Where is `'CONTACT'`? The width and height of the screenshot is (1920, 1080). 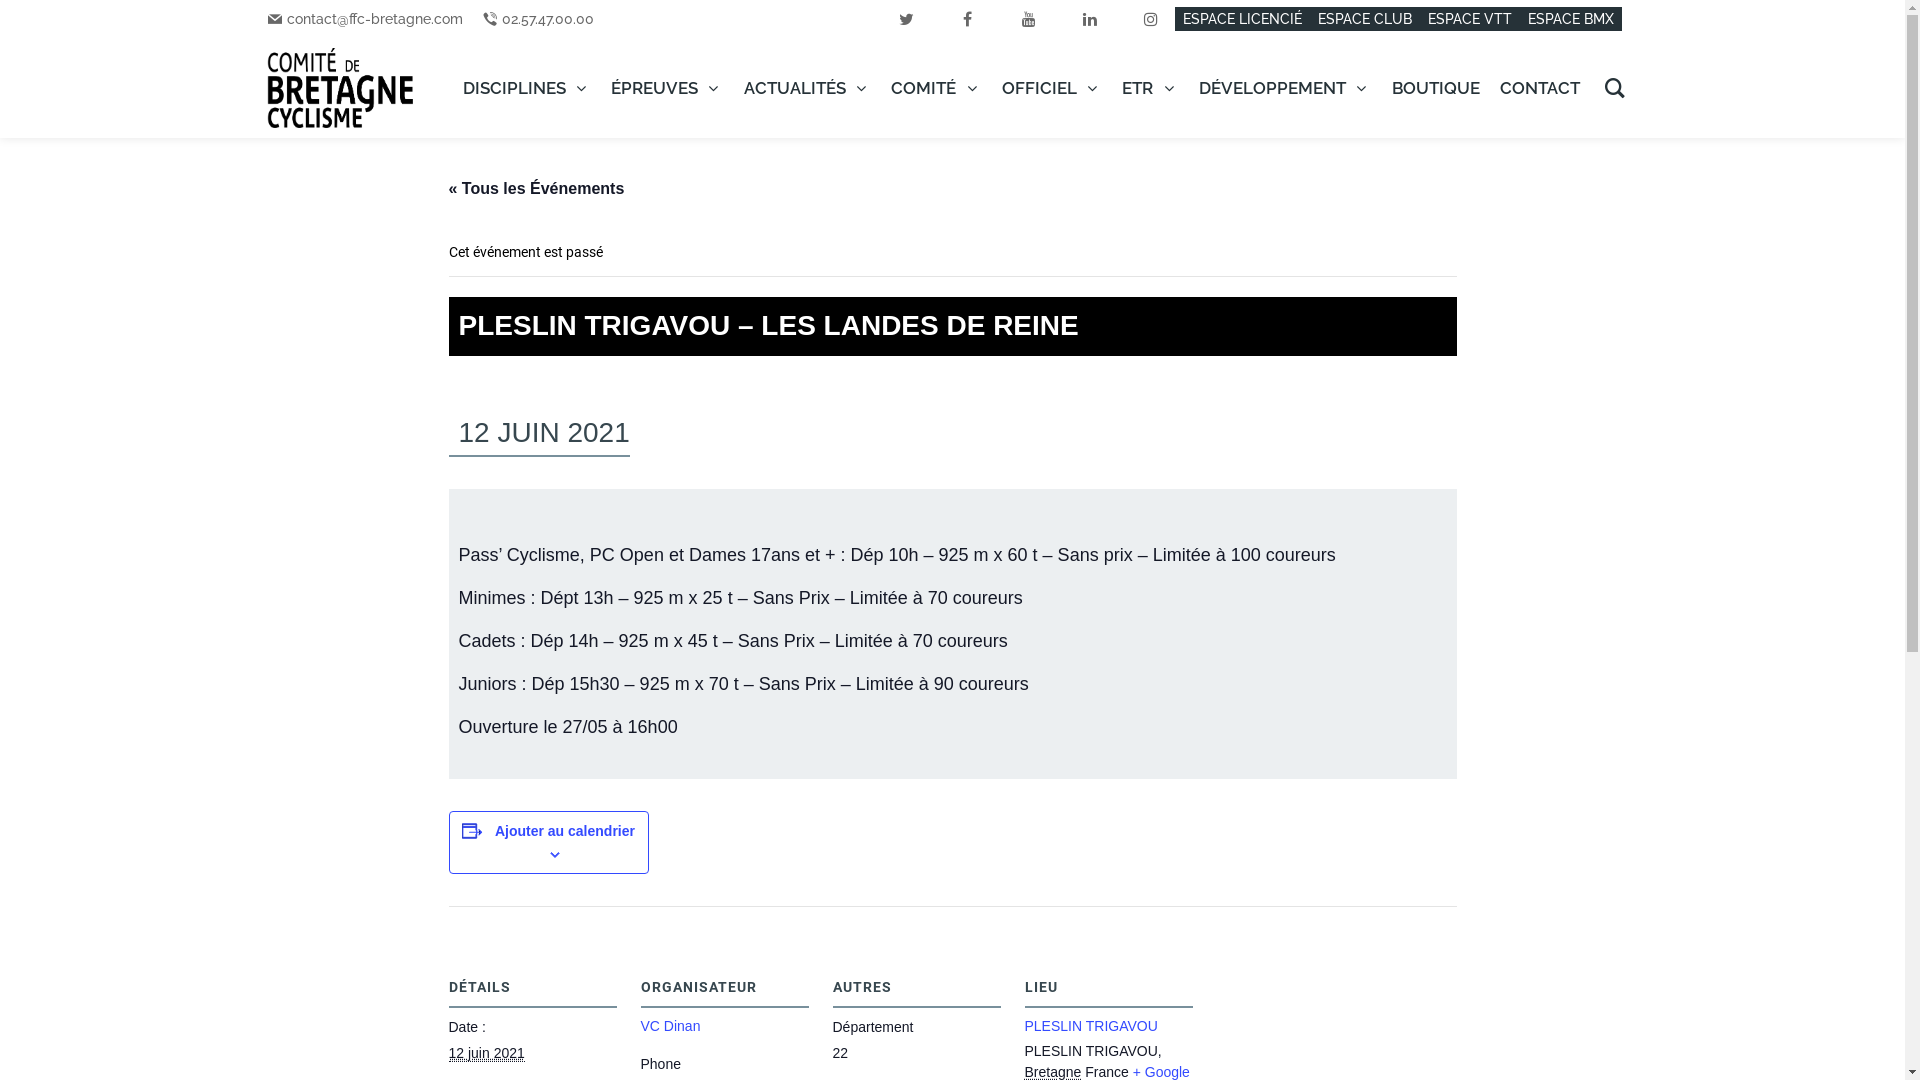 'CONTACT' is located at coordinates (1539, 87).